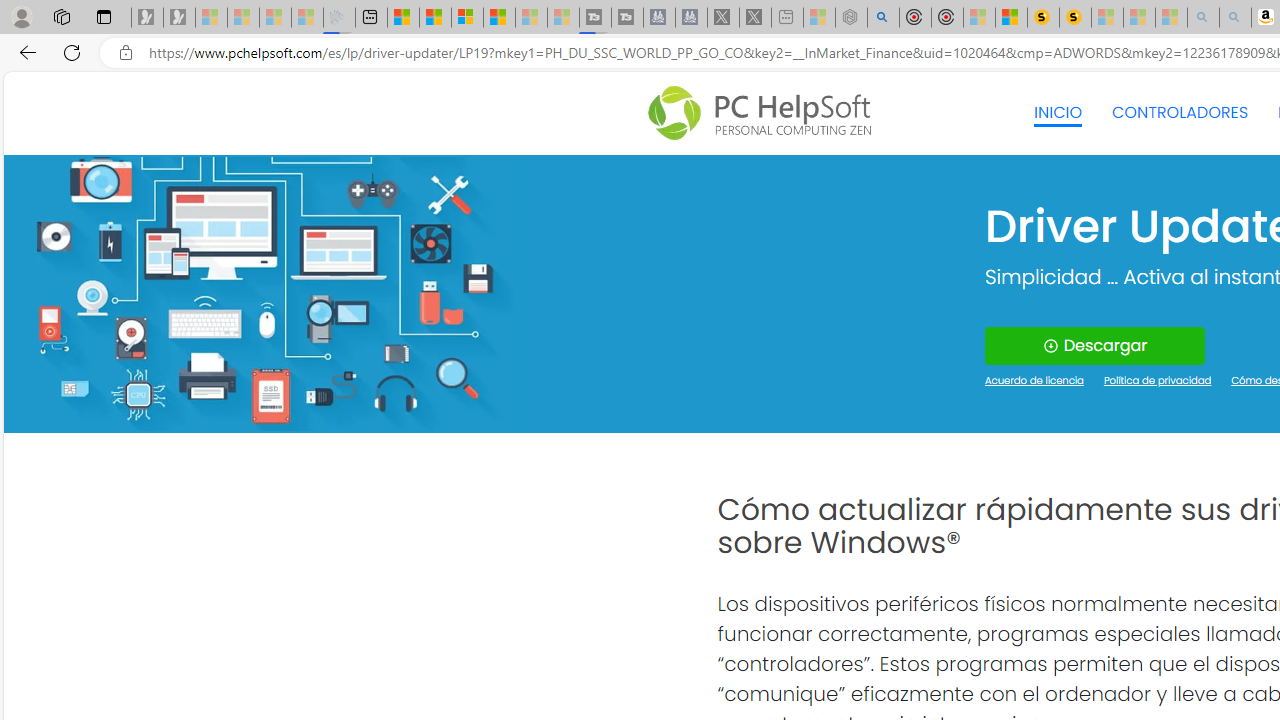 This screenshot has width=1280, height=720. I want to click on 'CONTROLADORES', so click(1180, 113).